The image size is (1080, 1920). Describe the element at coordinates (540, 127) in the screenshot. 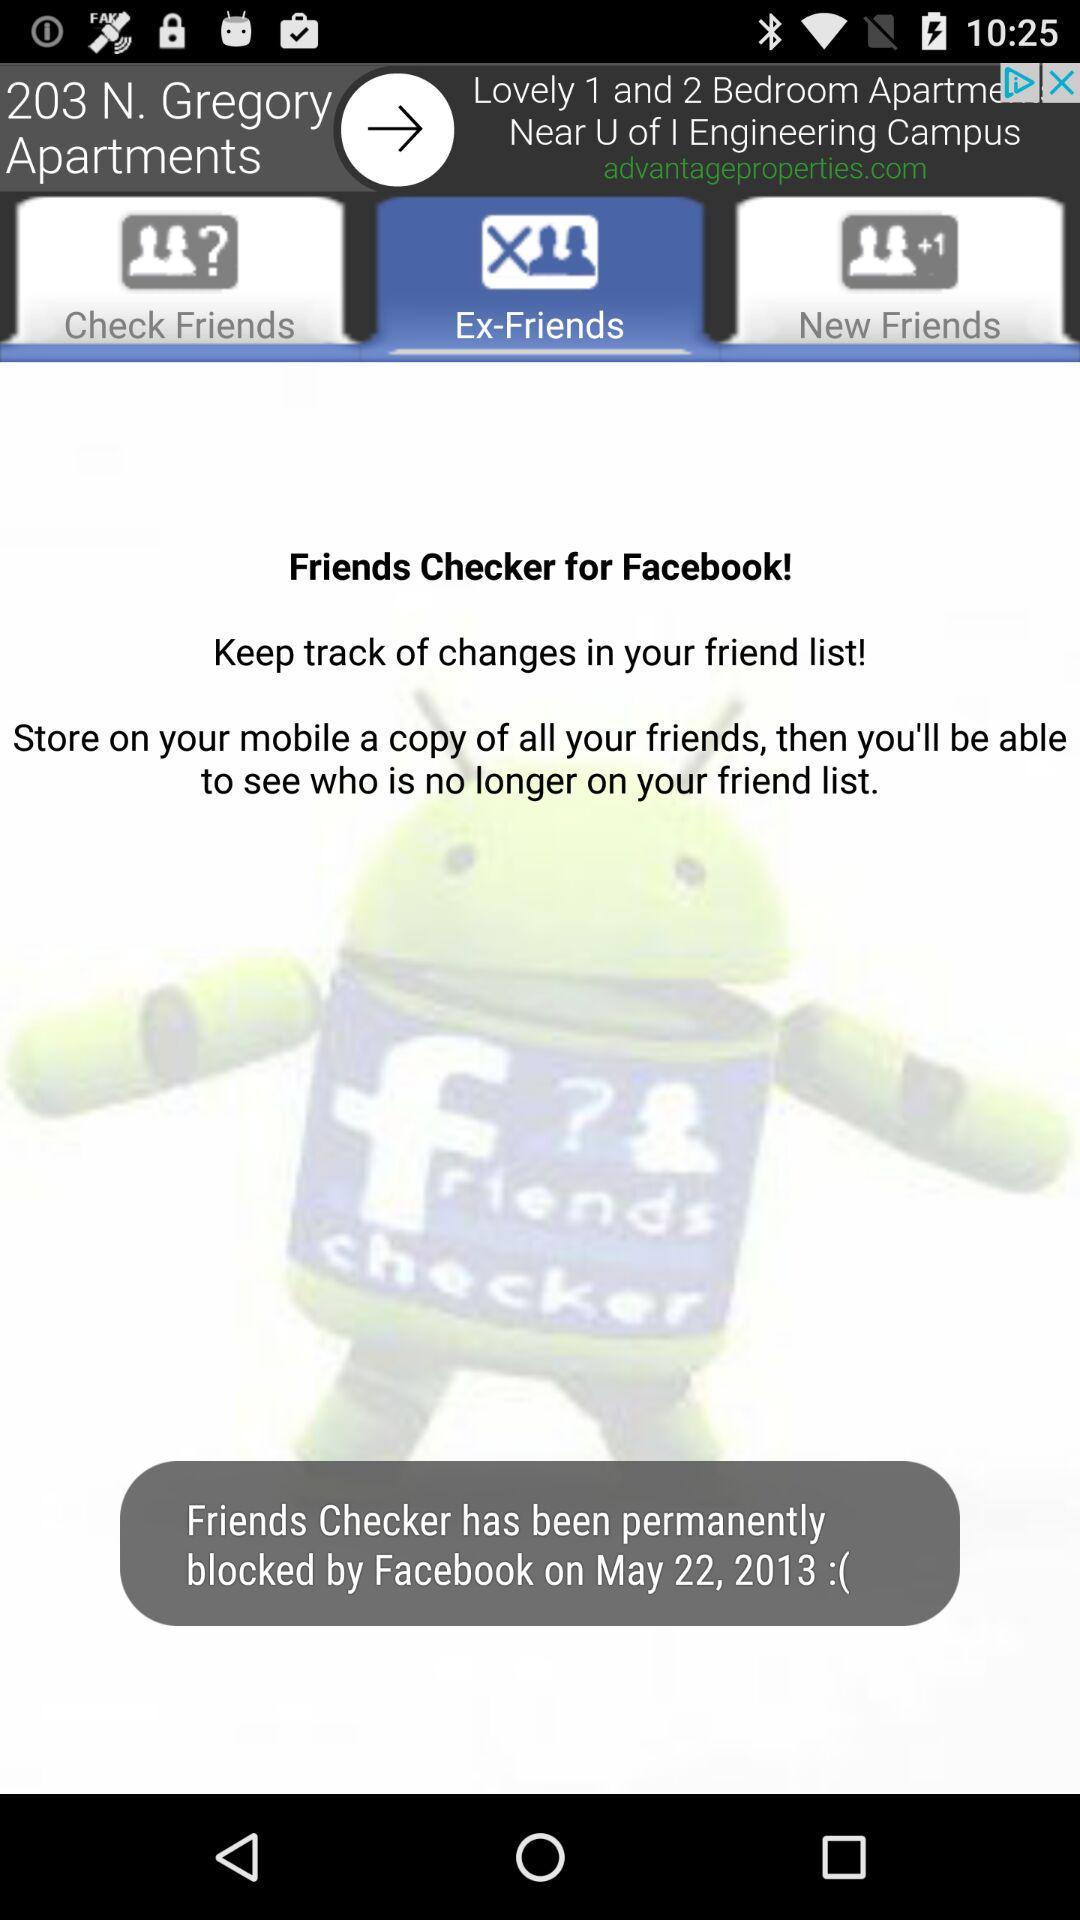

I see `advertisement link` at that location.